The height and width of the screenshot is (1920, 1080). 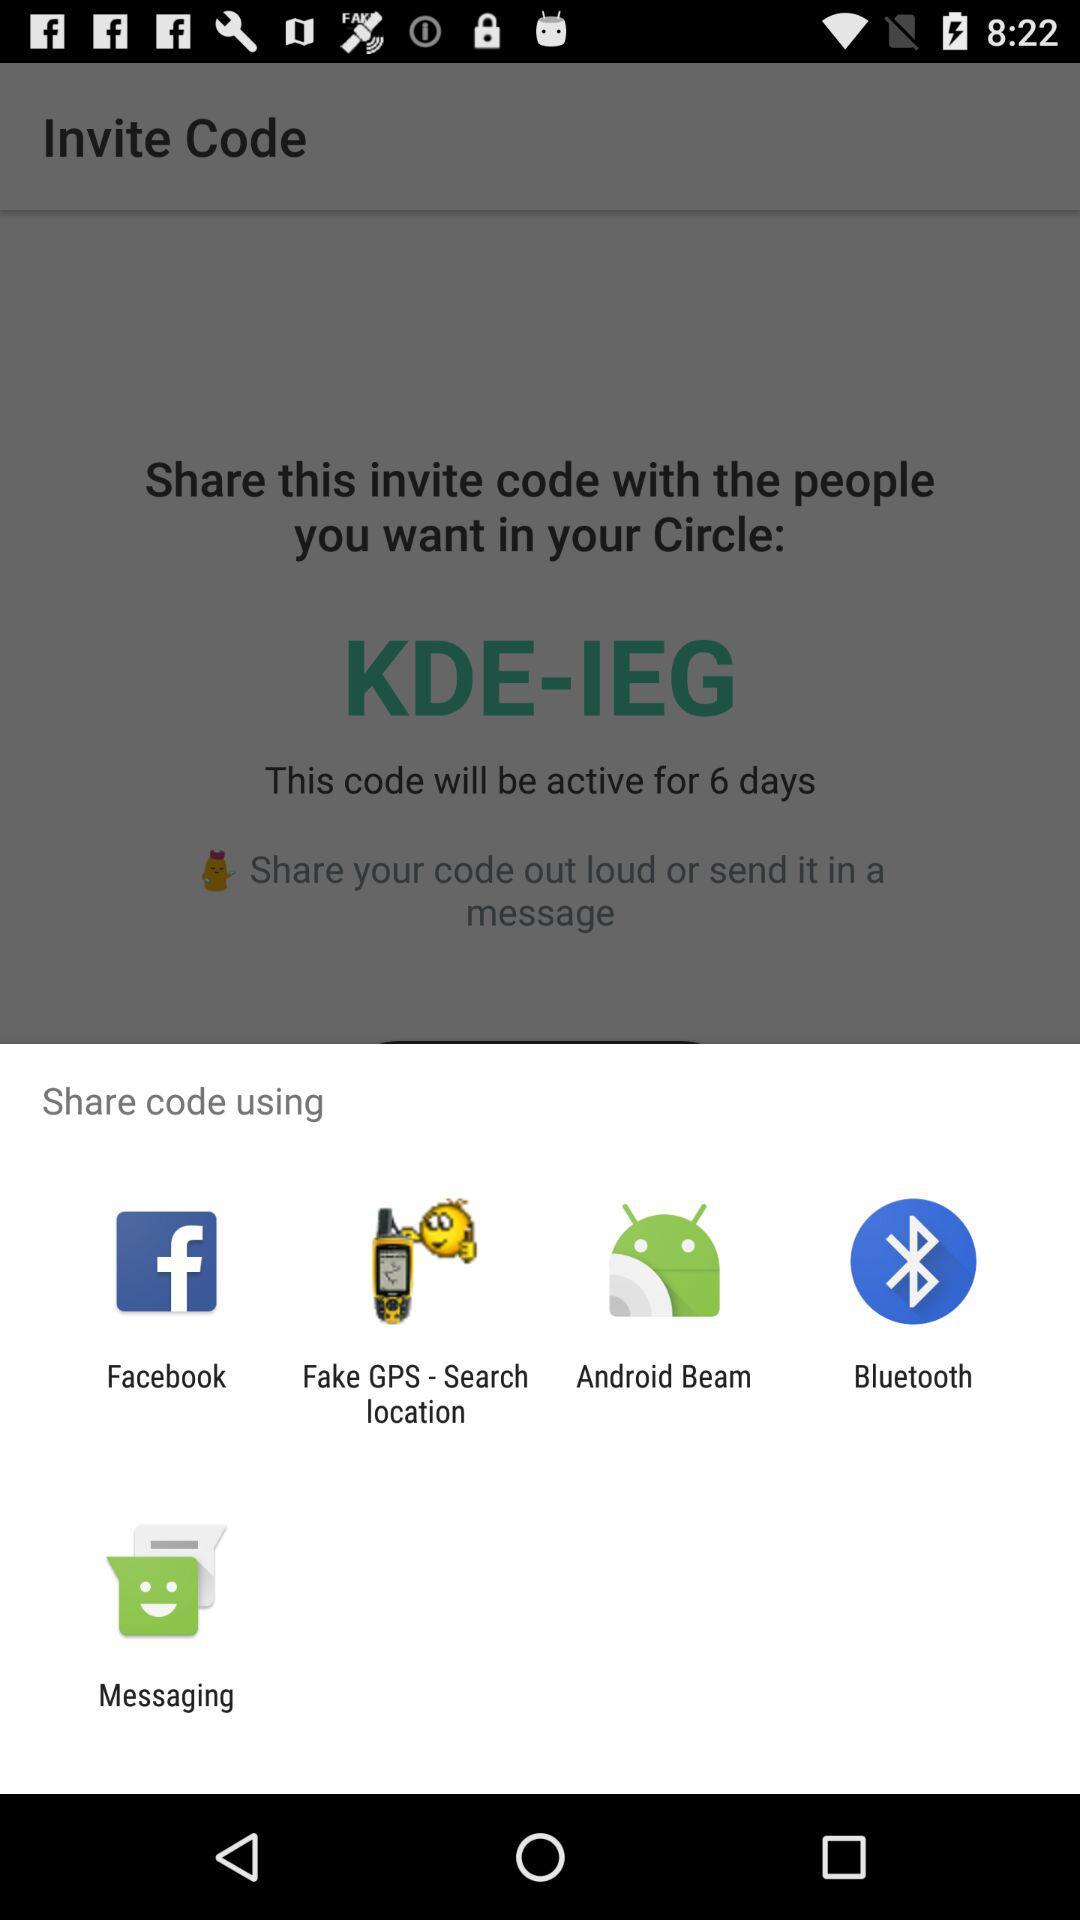 What do you see at coordinates (664, 1392) in the screenshot?
I see `app to the right of fake gps search` at bounding box center [664, 1392].